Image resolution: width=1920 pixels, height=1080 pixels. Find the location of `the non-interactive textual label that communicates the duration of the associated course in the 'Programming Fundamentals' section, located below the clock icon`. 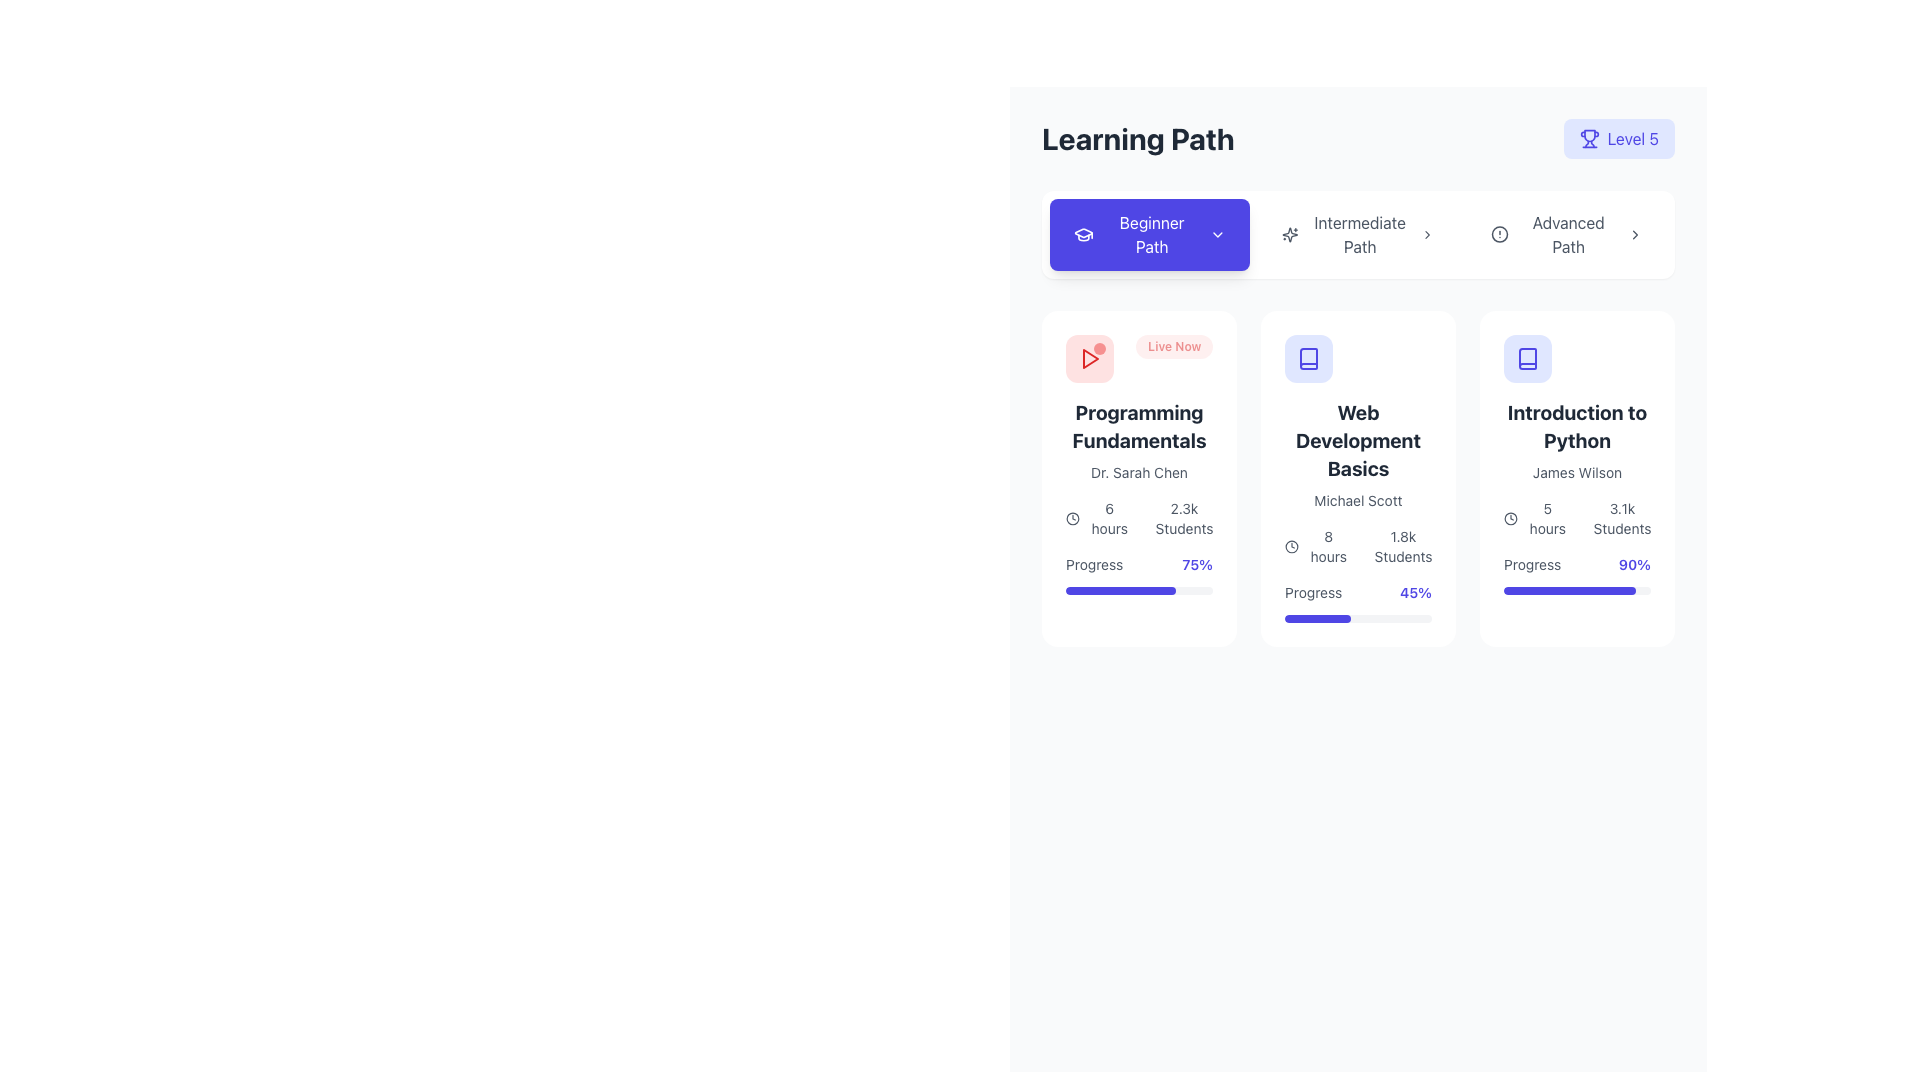

the non-interactive textual label that communicates the duration of the associated course in the 'Programming Fundamentals' section, located below the clock icon is located at coordinates (1108, 518).